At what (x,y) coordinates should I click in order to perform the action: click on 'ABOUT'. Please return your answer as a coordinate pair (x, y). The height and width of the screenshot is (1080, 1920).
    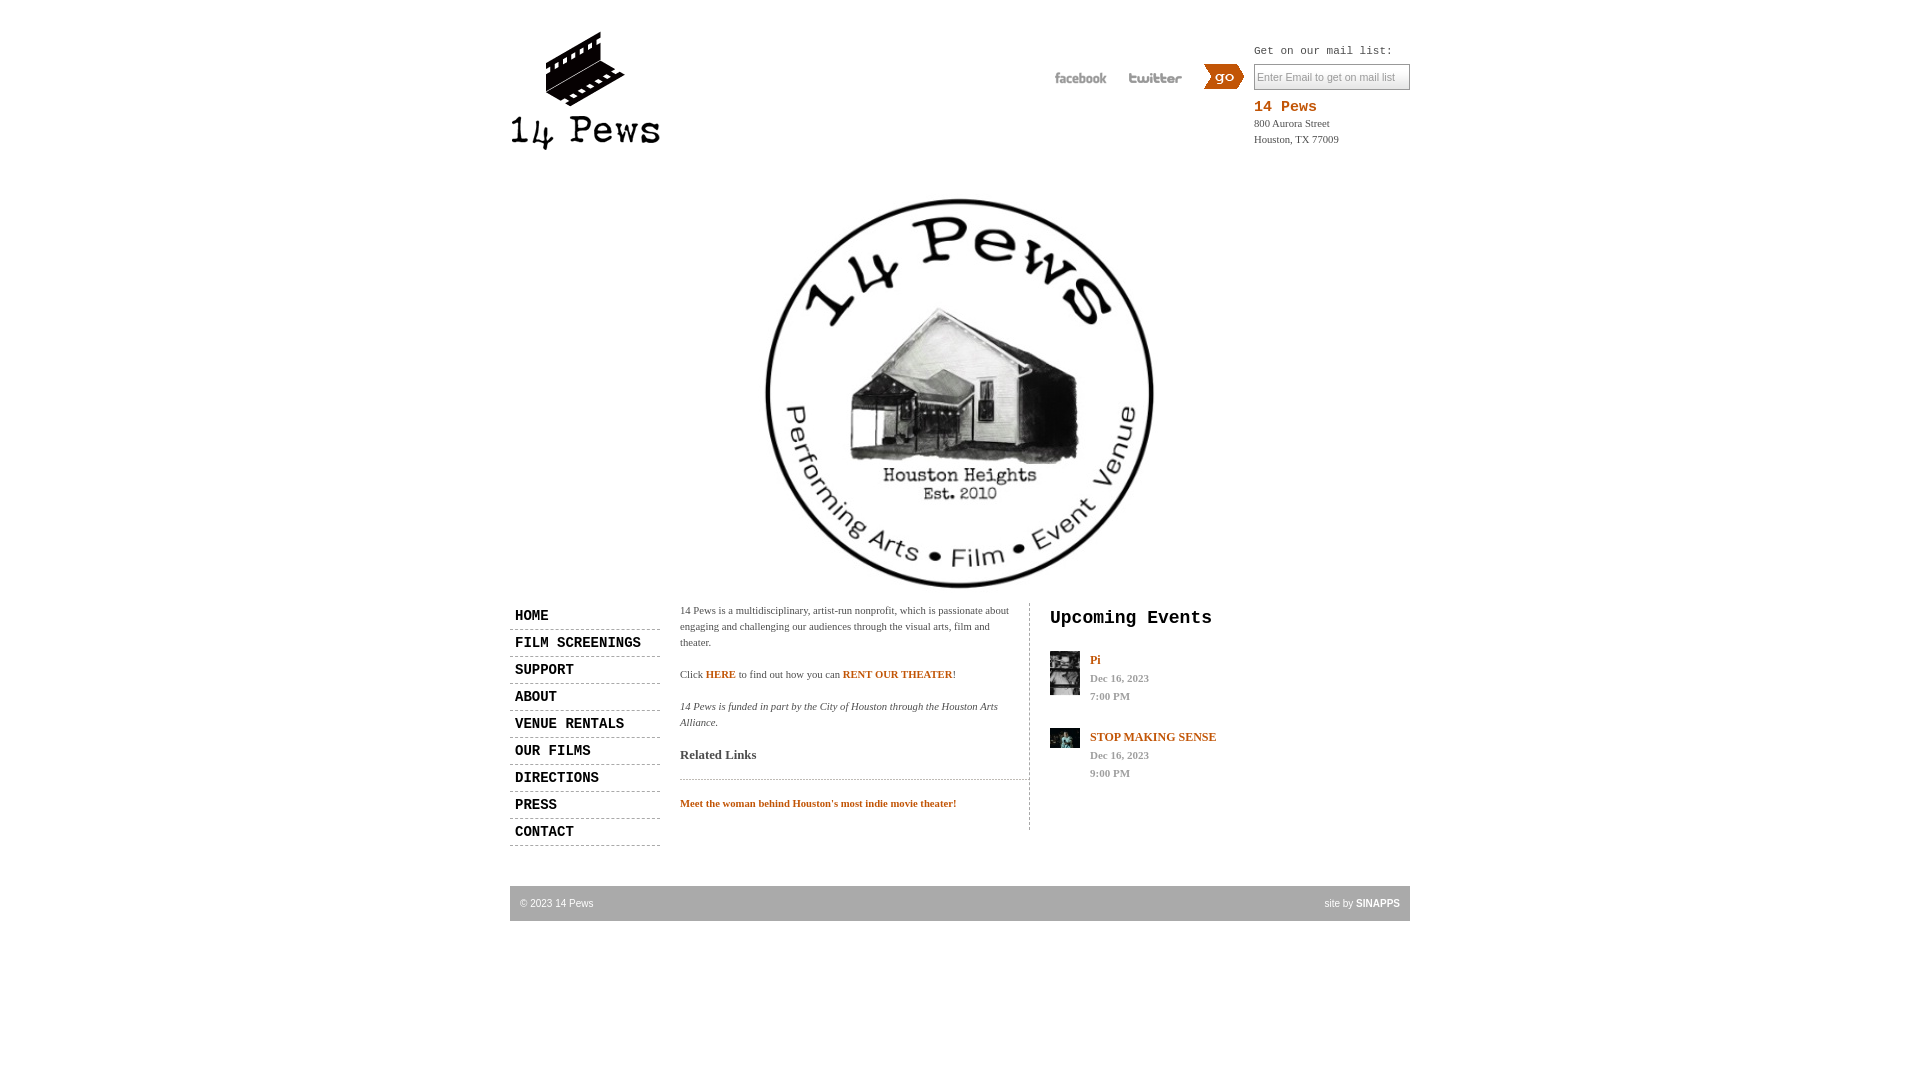
    Looking at the image, I should click on (509, 696).